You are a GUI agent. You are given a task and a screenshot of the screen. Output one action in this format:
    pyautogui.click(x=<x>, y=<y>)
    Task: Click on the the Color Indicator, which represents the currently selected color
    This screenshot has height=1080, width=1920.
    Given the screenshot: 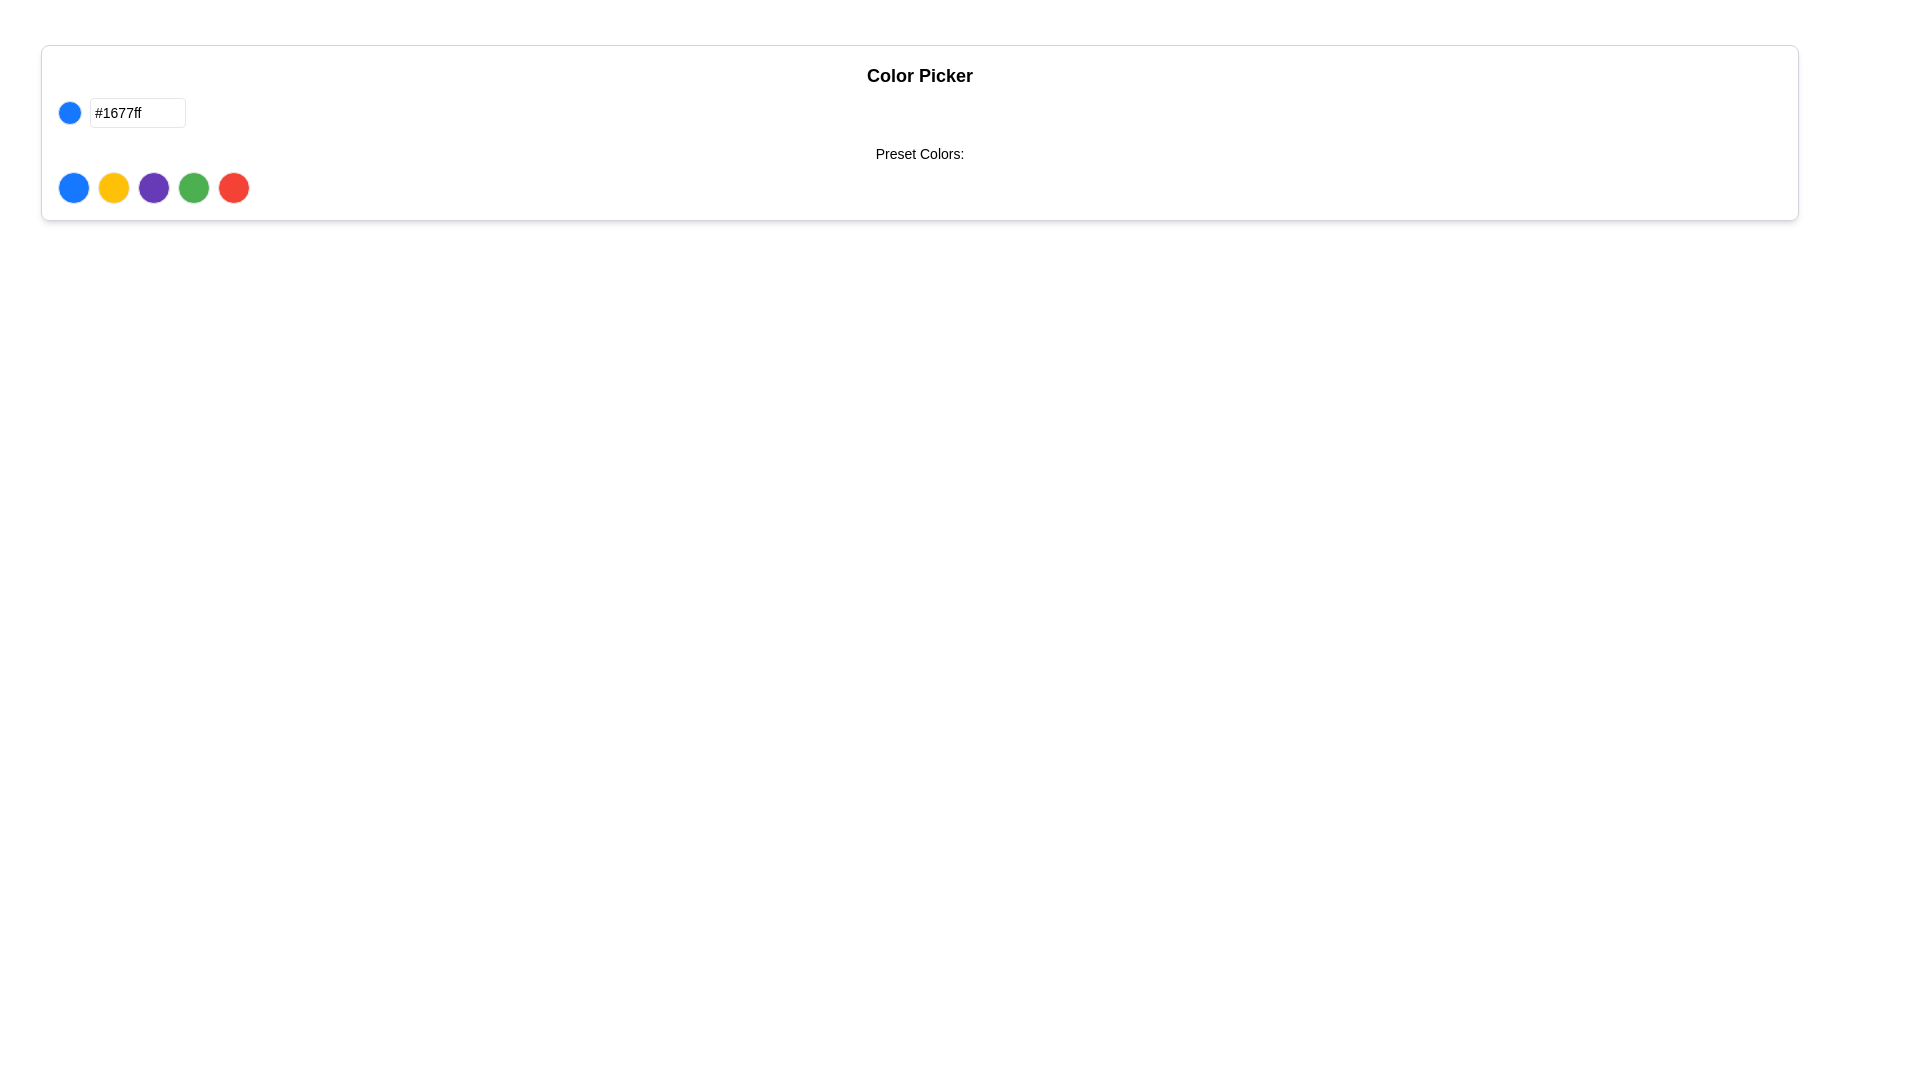 What is the action you would take?
    pyautogui.click(x=70, y=112)
    